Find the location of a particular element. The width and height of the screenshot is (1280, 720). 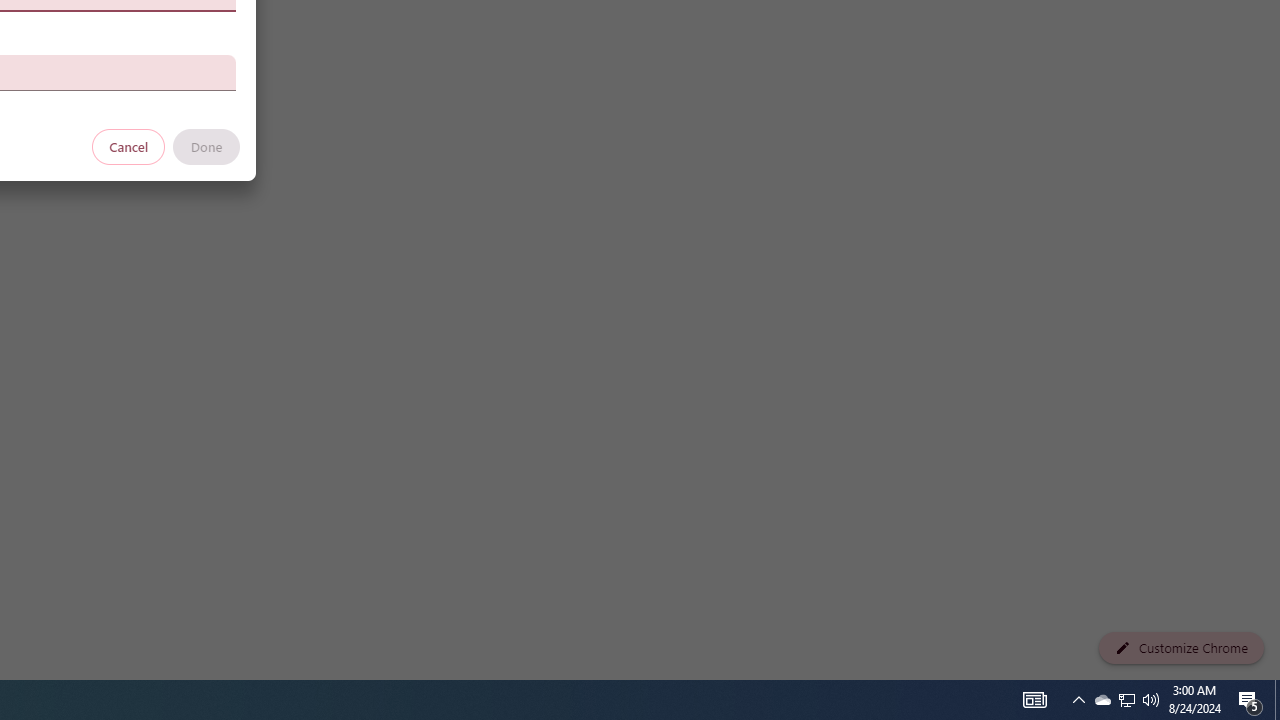

'Cancel' is located at coordinates (128, 145).